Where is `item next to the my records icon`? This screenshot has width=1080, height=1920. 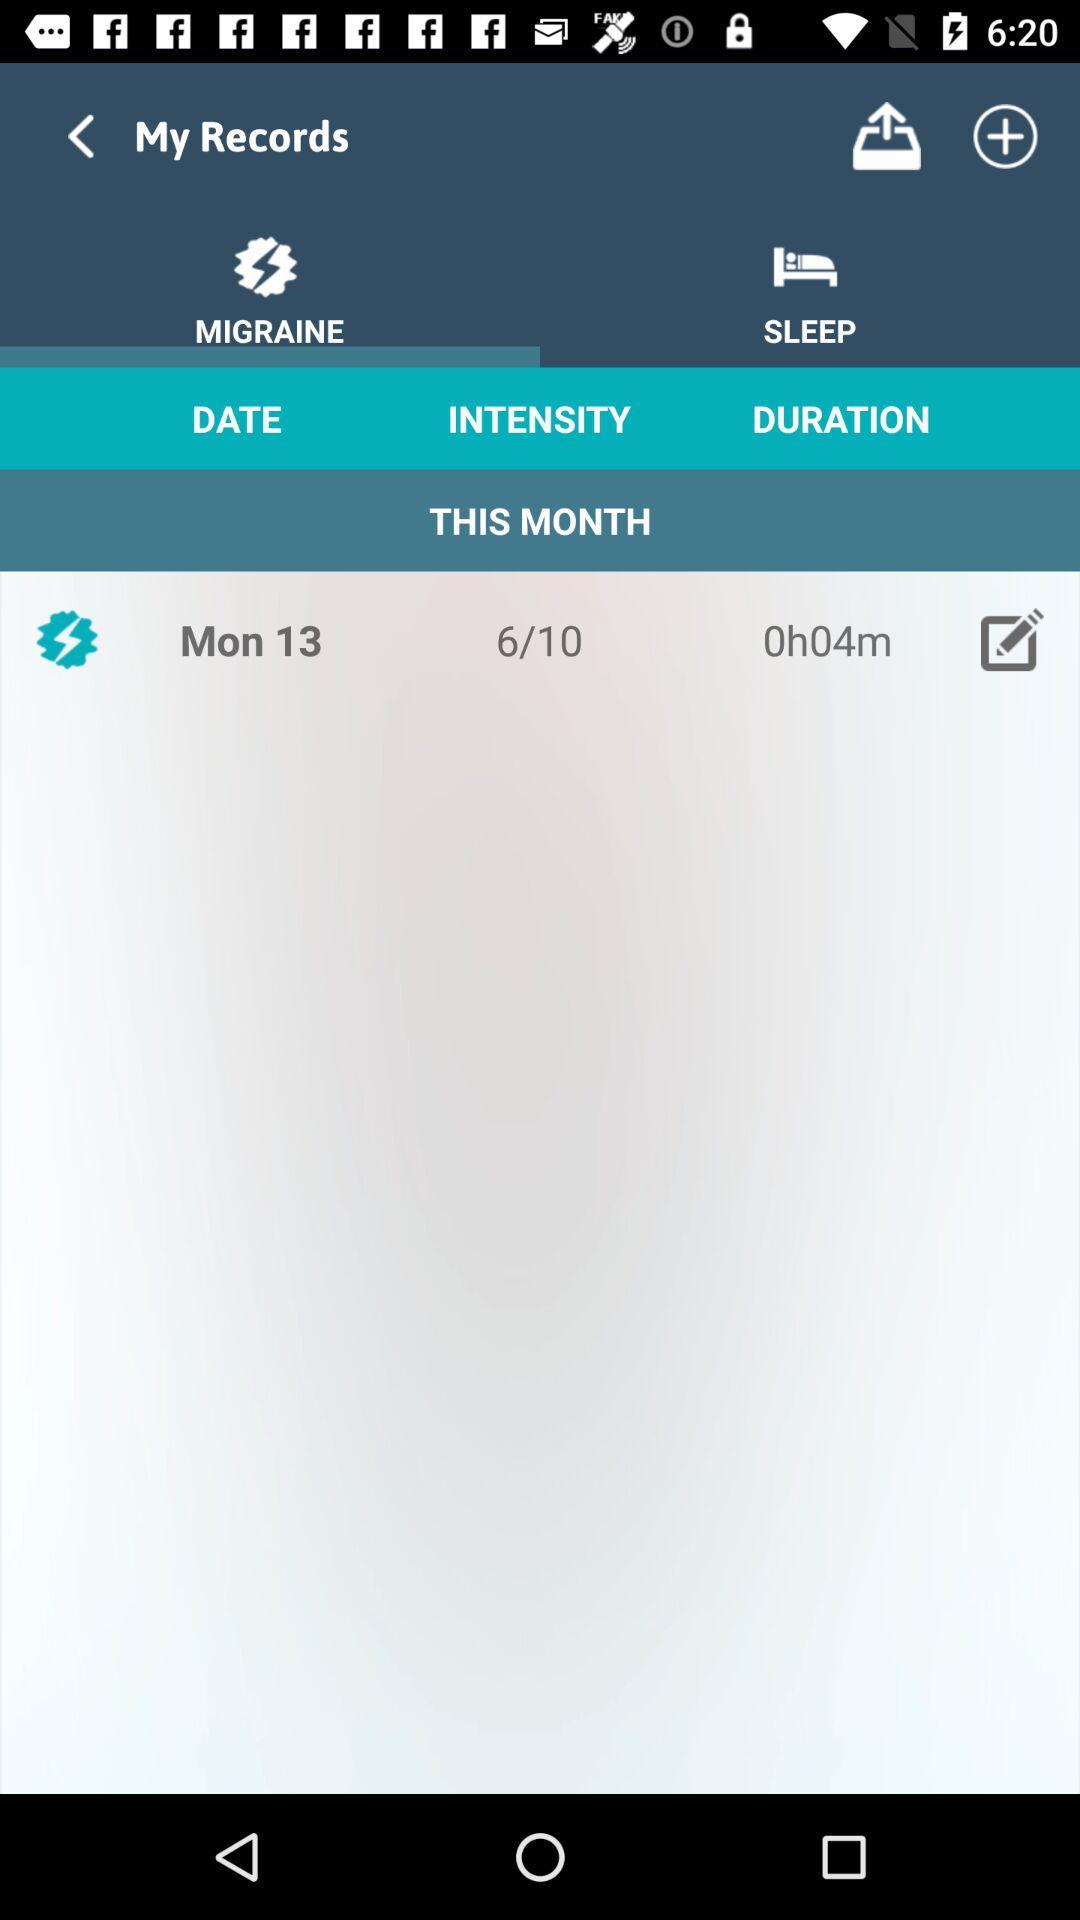 item next to the my records icon is located at coordinates (885, 135).